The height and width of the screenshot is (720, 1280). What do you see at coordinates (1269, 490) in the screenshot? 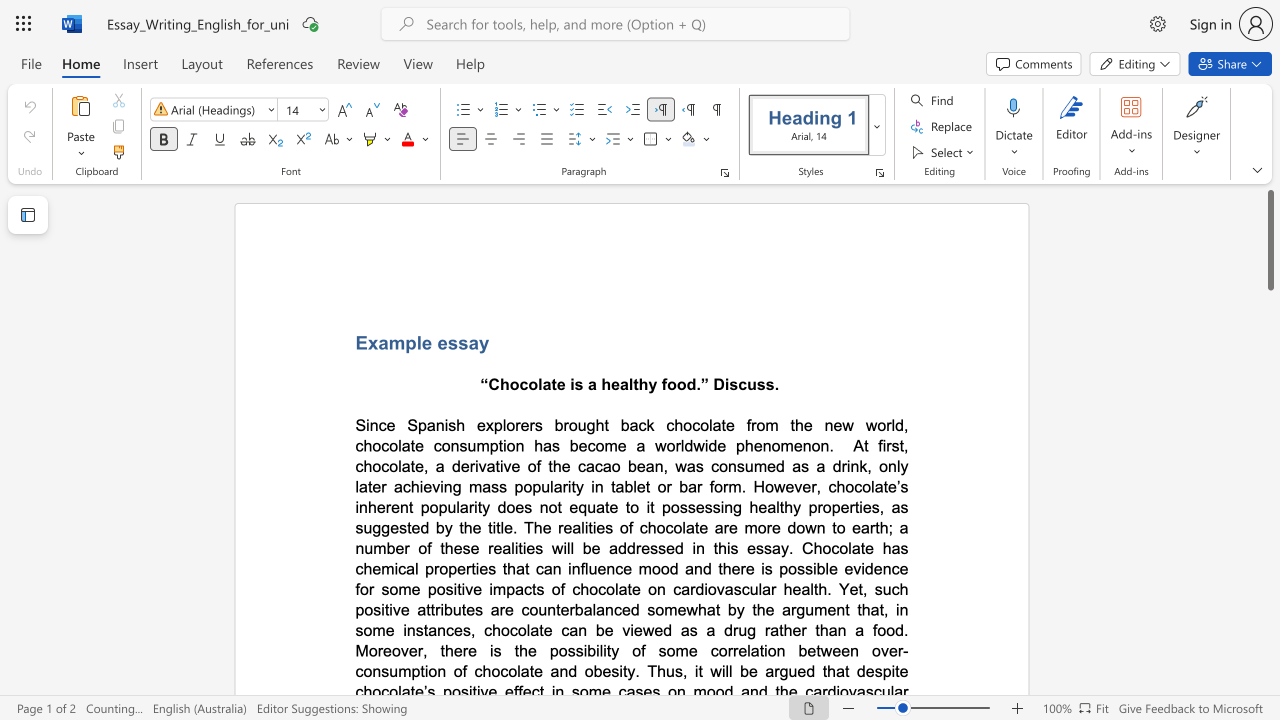
I see `the scrollbar on the right side to scroll the page down` at bounding box center [1269, 490].